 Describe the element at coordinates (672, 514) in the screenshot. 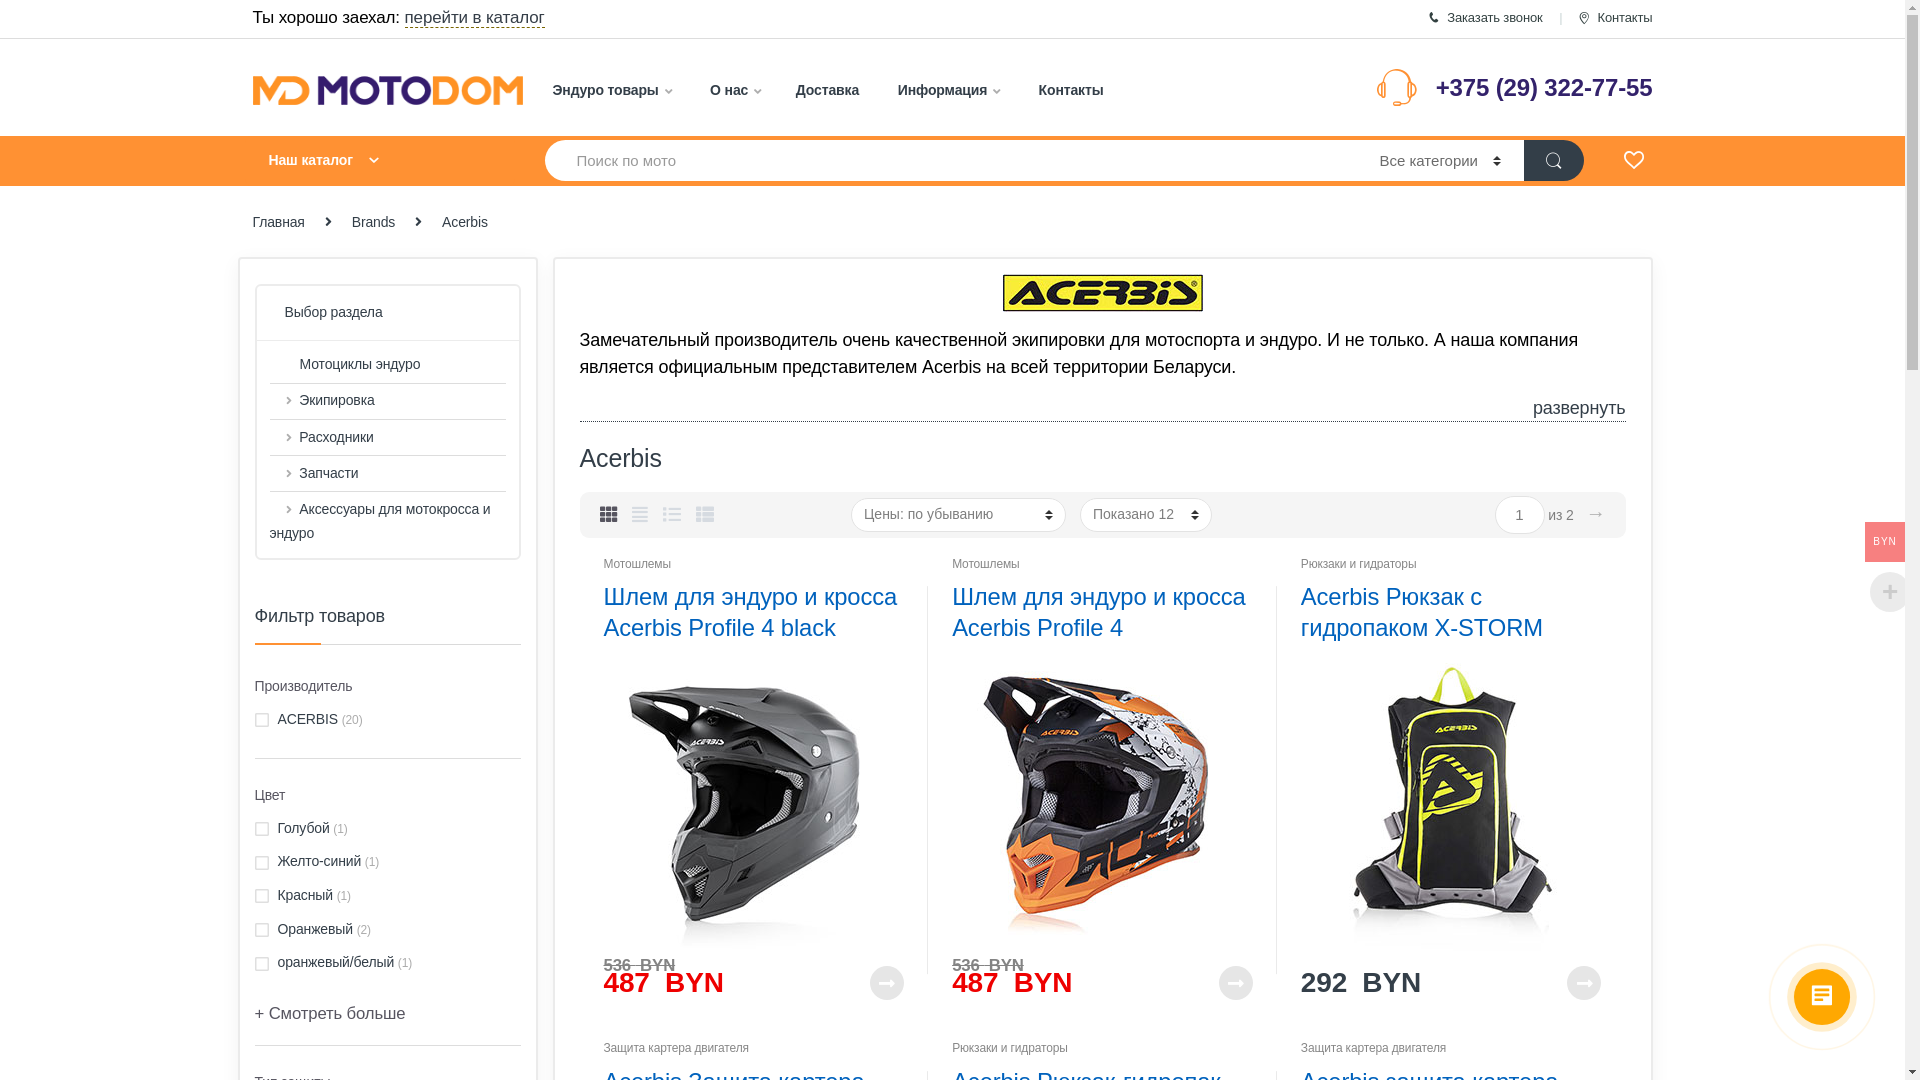

I see `'List View'` at that location.